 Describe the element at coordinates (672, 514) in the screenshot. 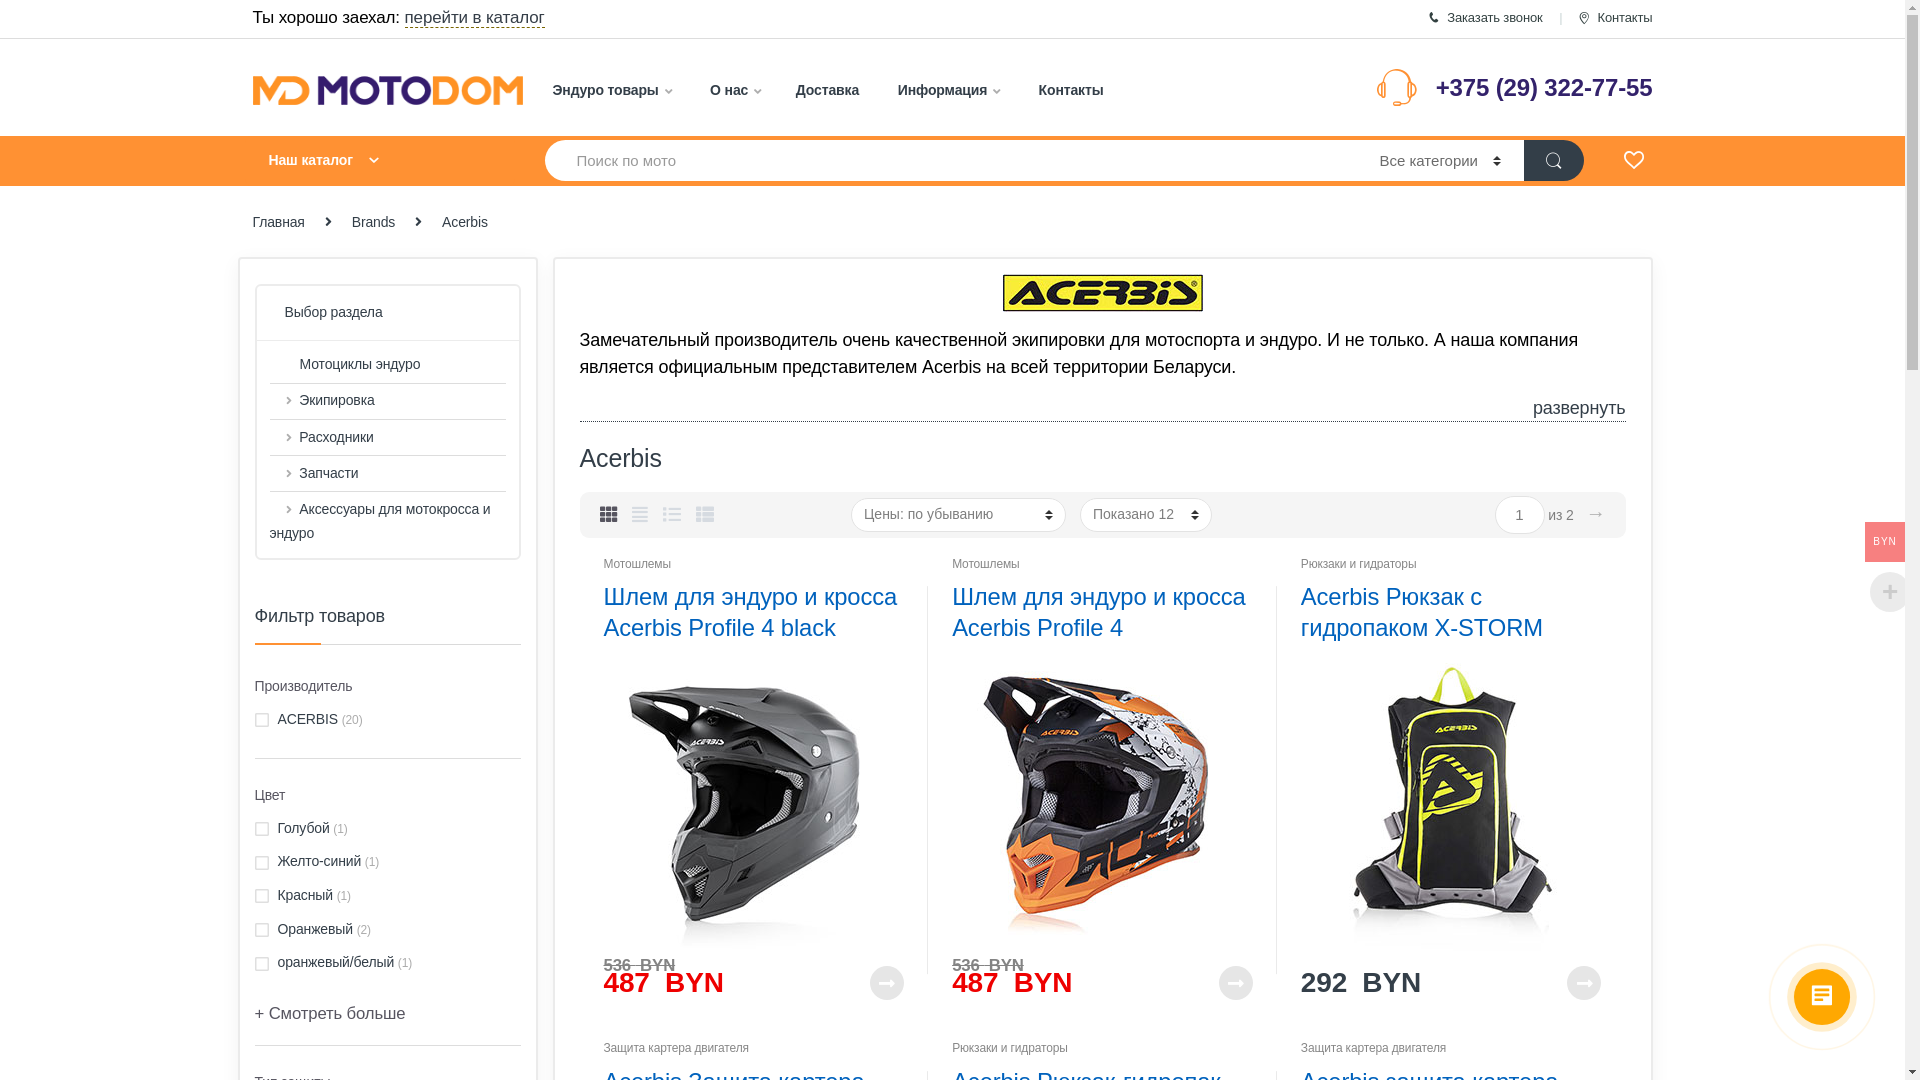

I see `'List View'` at that location.